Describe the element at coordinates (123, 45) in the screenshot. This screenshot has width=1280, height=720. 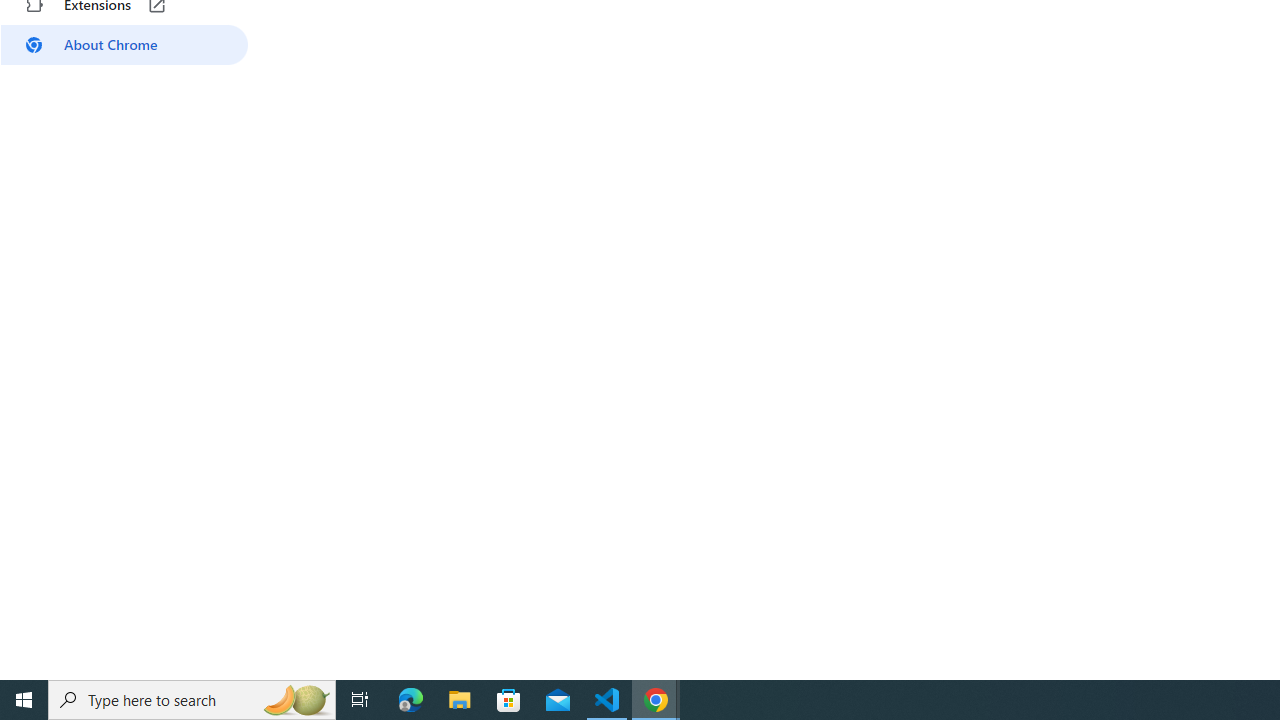
I see `'About Chrome'` at that location.